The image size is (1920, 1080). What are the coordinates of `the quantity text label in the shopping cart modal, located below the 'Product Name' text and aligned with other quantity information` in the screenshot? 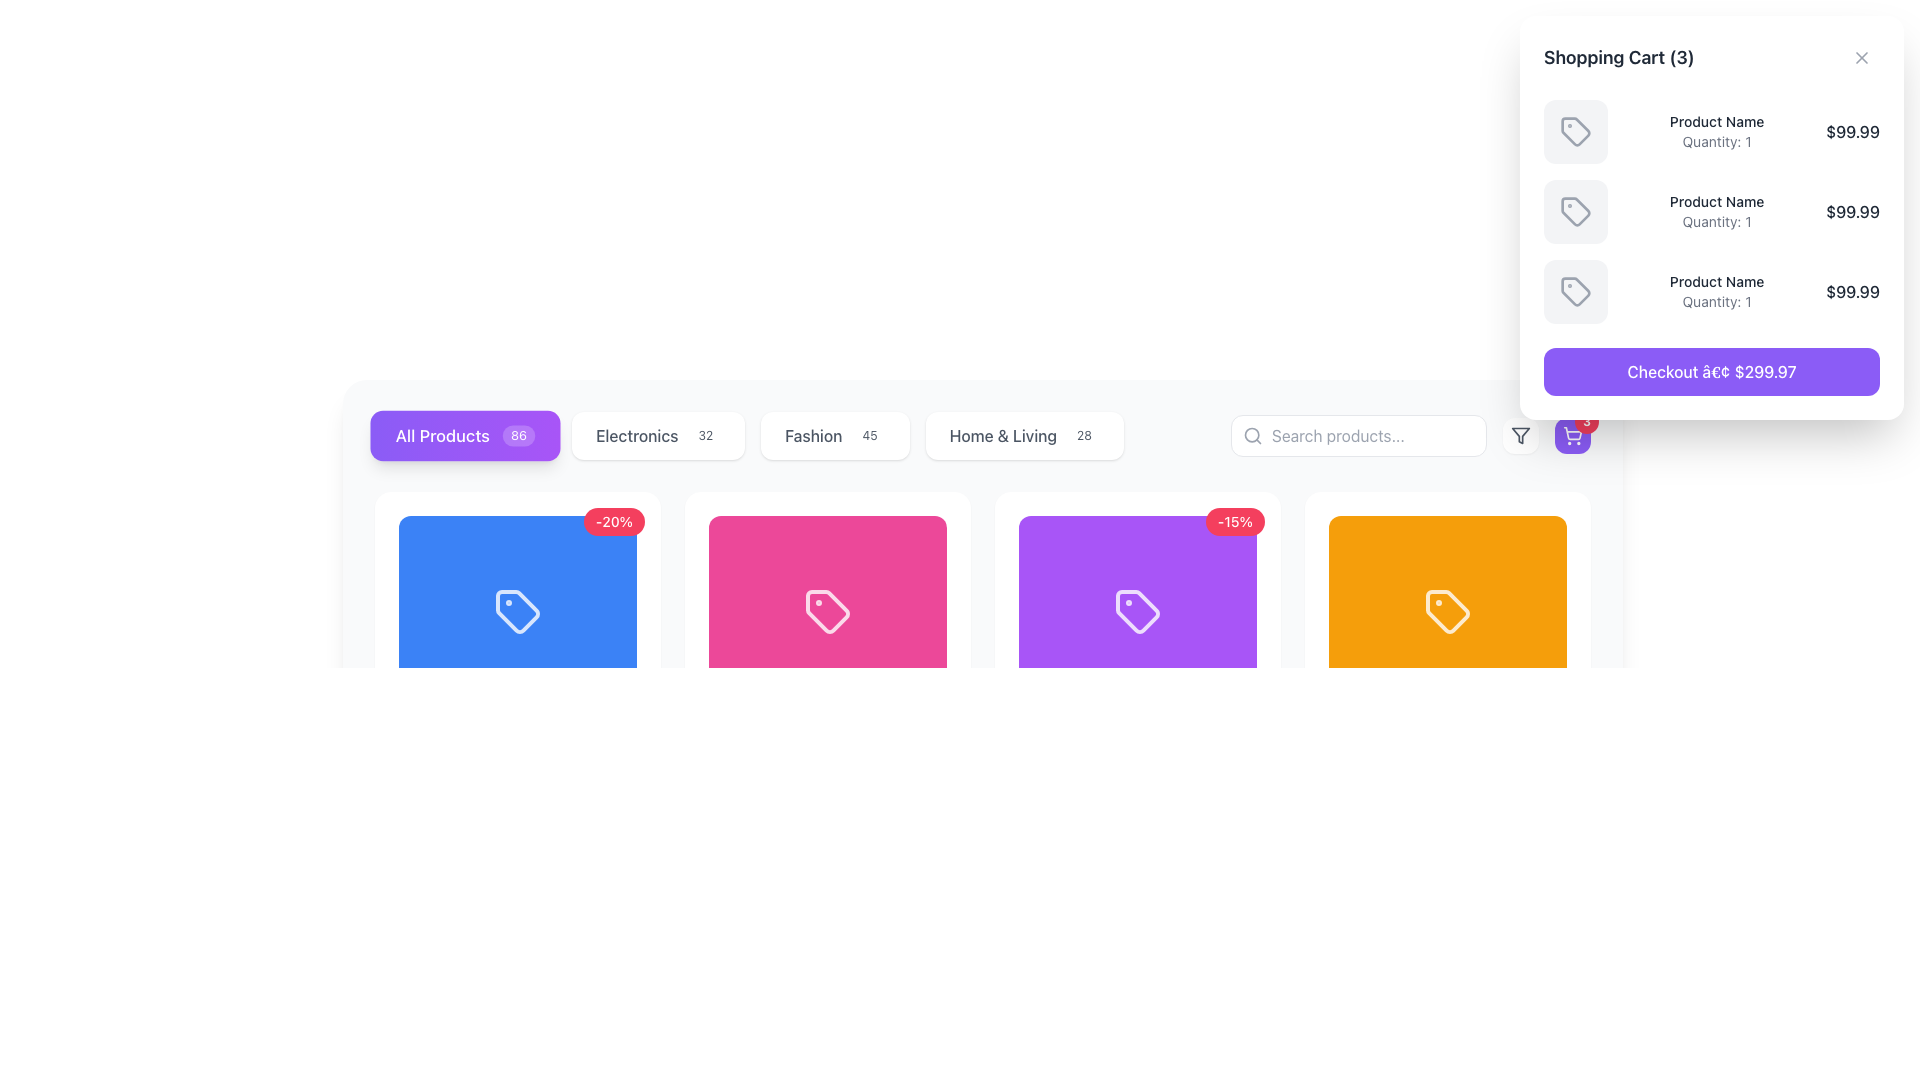 It's located at (1716, 141).